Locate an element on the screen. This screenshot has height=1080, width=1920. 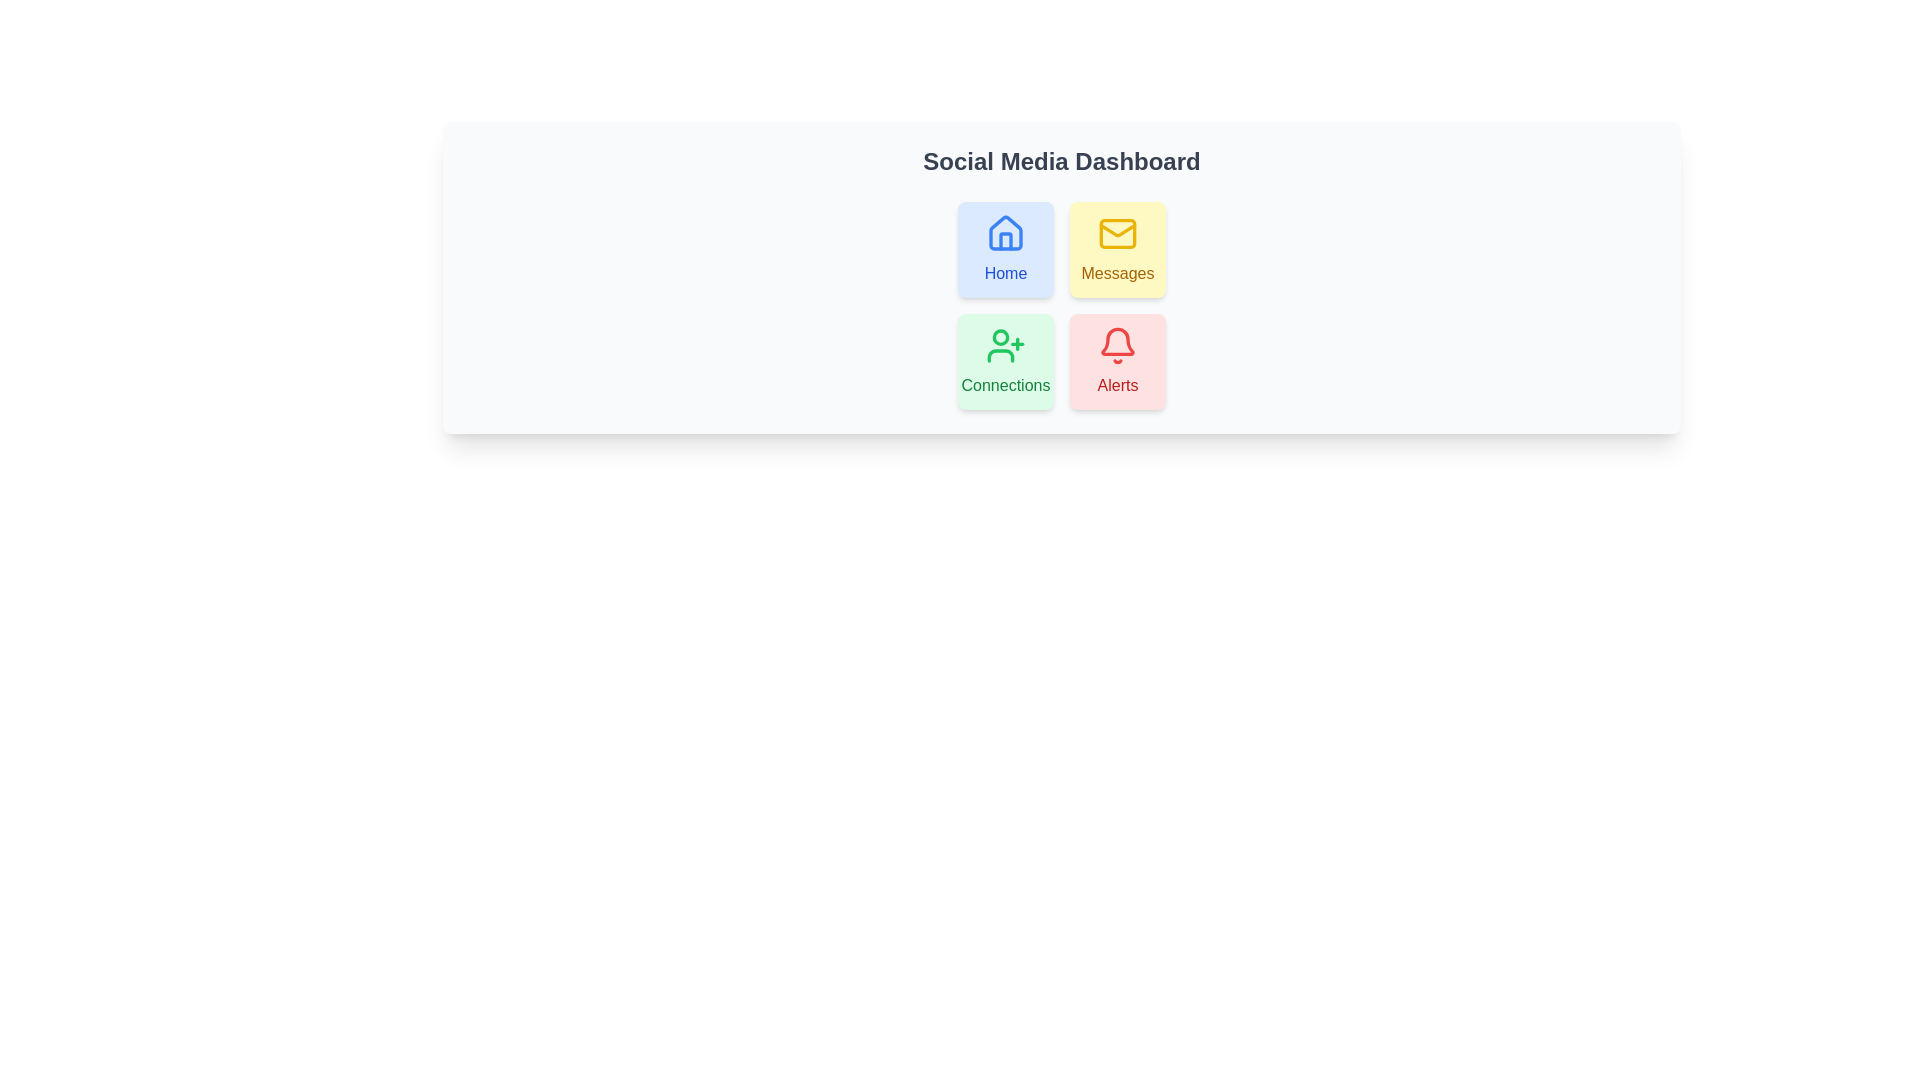
the 'Home' button located in the top-left slot of the 2x2 grid to change its background color is located at coordinates (1006, 249).